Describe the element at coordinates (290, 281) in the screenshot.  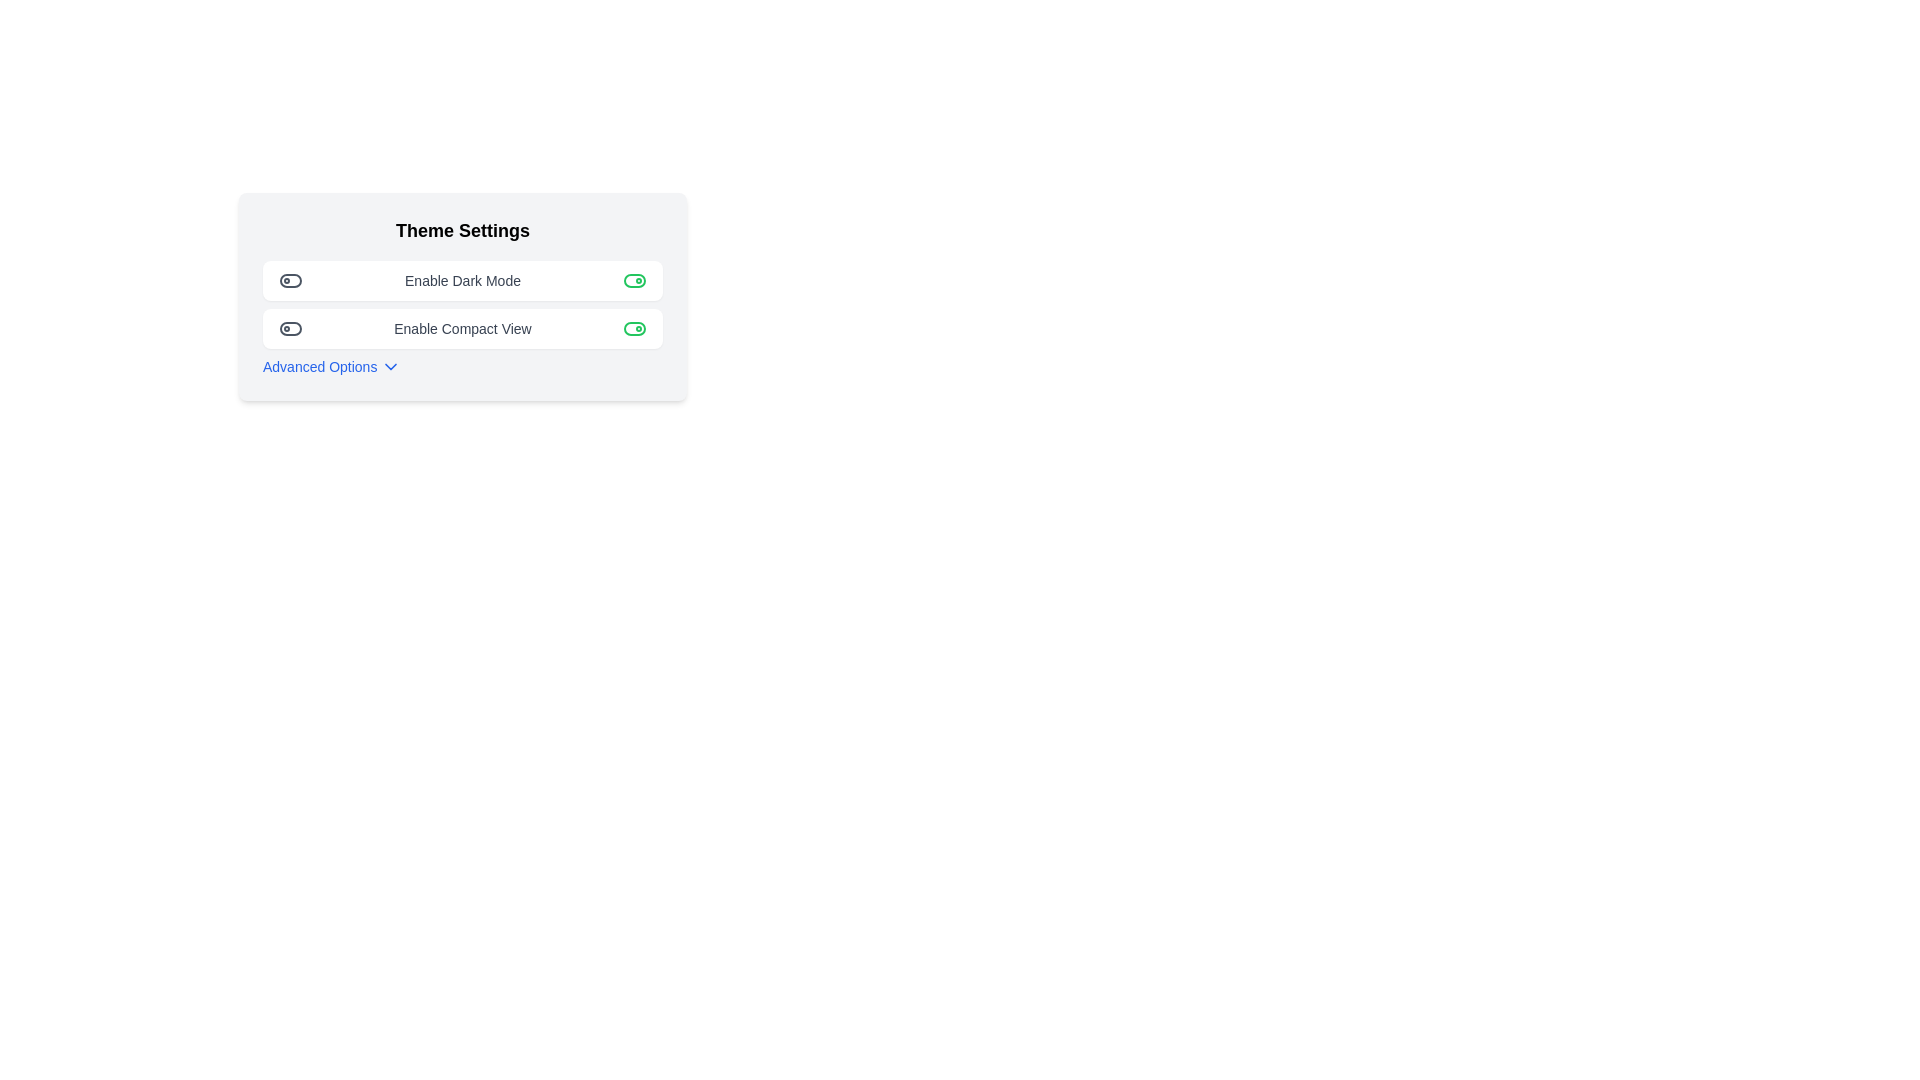
I see `the toggle knob of the 'Enable Dark Mode' switch located on the left side of the track` at that location.